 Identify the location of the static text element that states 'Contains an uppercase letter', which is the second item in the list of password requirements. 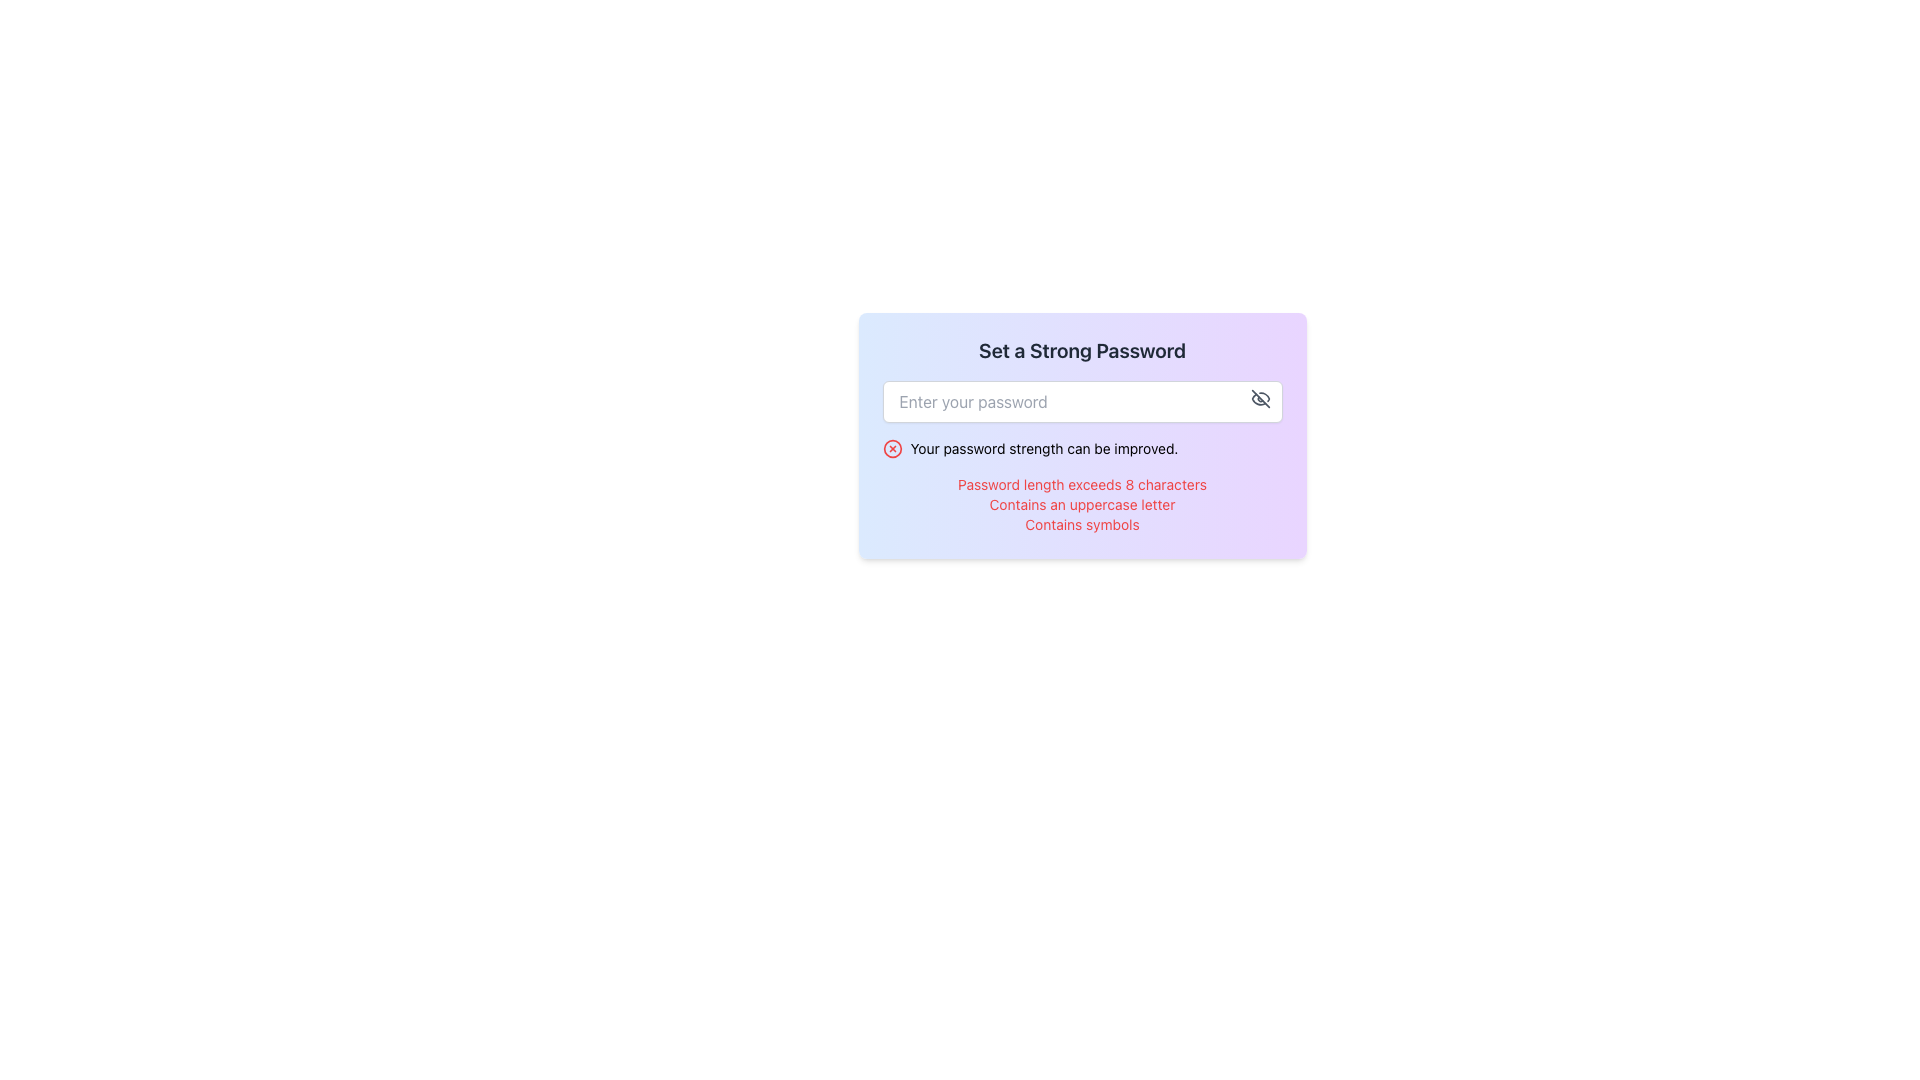
(1081, 504).